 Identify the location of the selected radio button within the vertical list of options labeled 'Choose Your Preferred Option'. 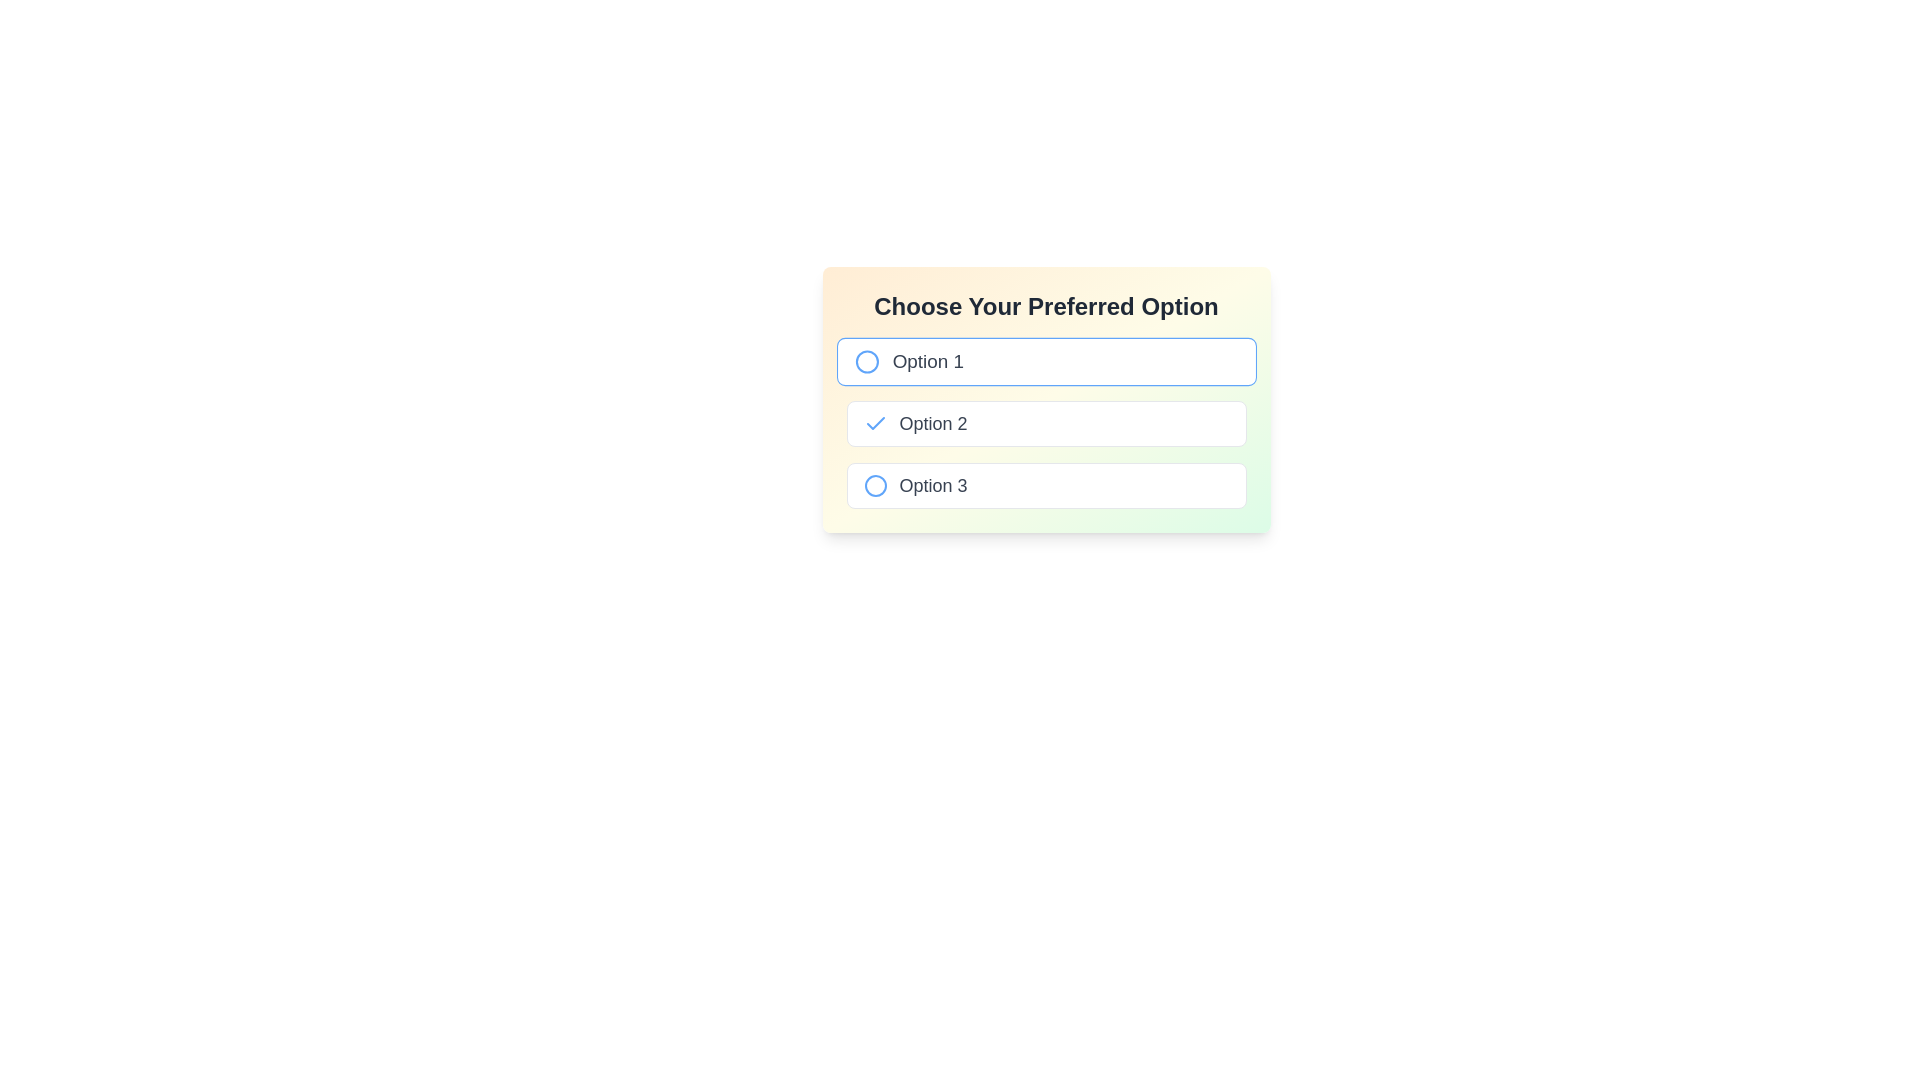
(1045, 423).